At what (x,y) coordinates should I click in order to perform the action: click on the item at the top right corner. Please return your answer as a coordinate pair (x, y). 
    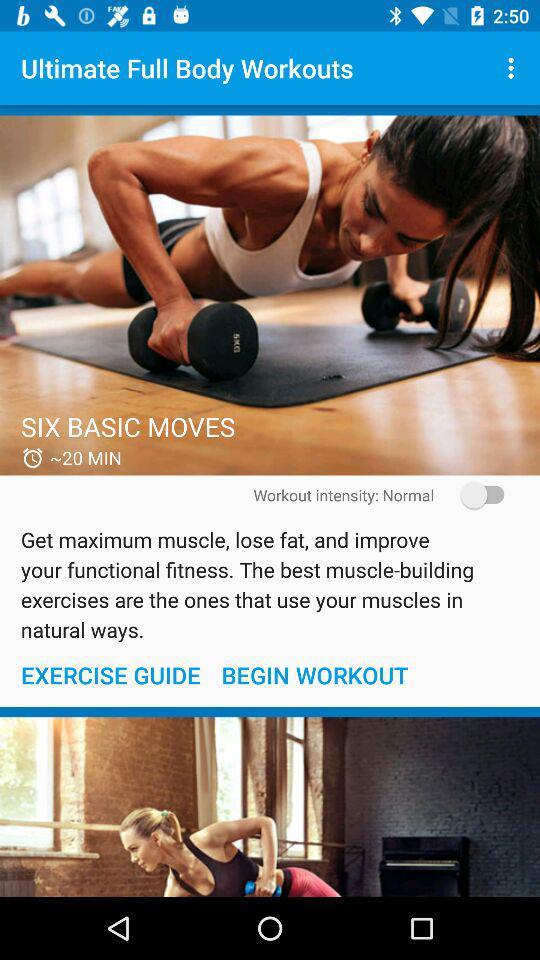
    Looking at the image, I should click on (513, 68).